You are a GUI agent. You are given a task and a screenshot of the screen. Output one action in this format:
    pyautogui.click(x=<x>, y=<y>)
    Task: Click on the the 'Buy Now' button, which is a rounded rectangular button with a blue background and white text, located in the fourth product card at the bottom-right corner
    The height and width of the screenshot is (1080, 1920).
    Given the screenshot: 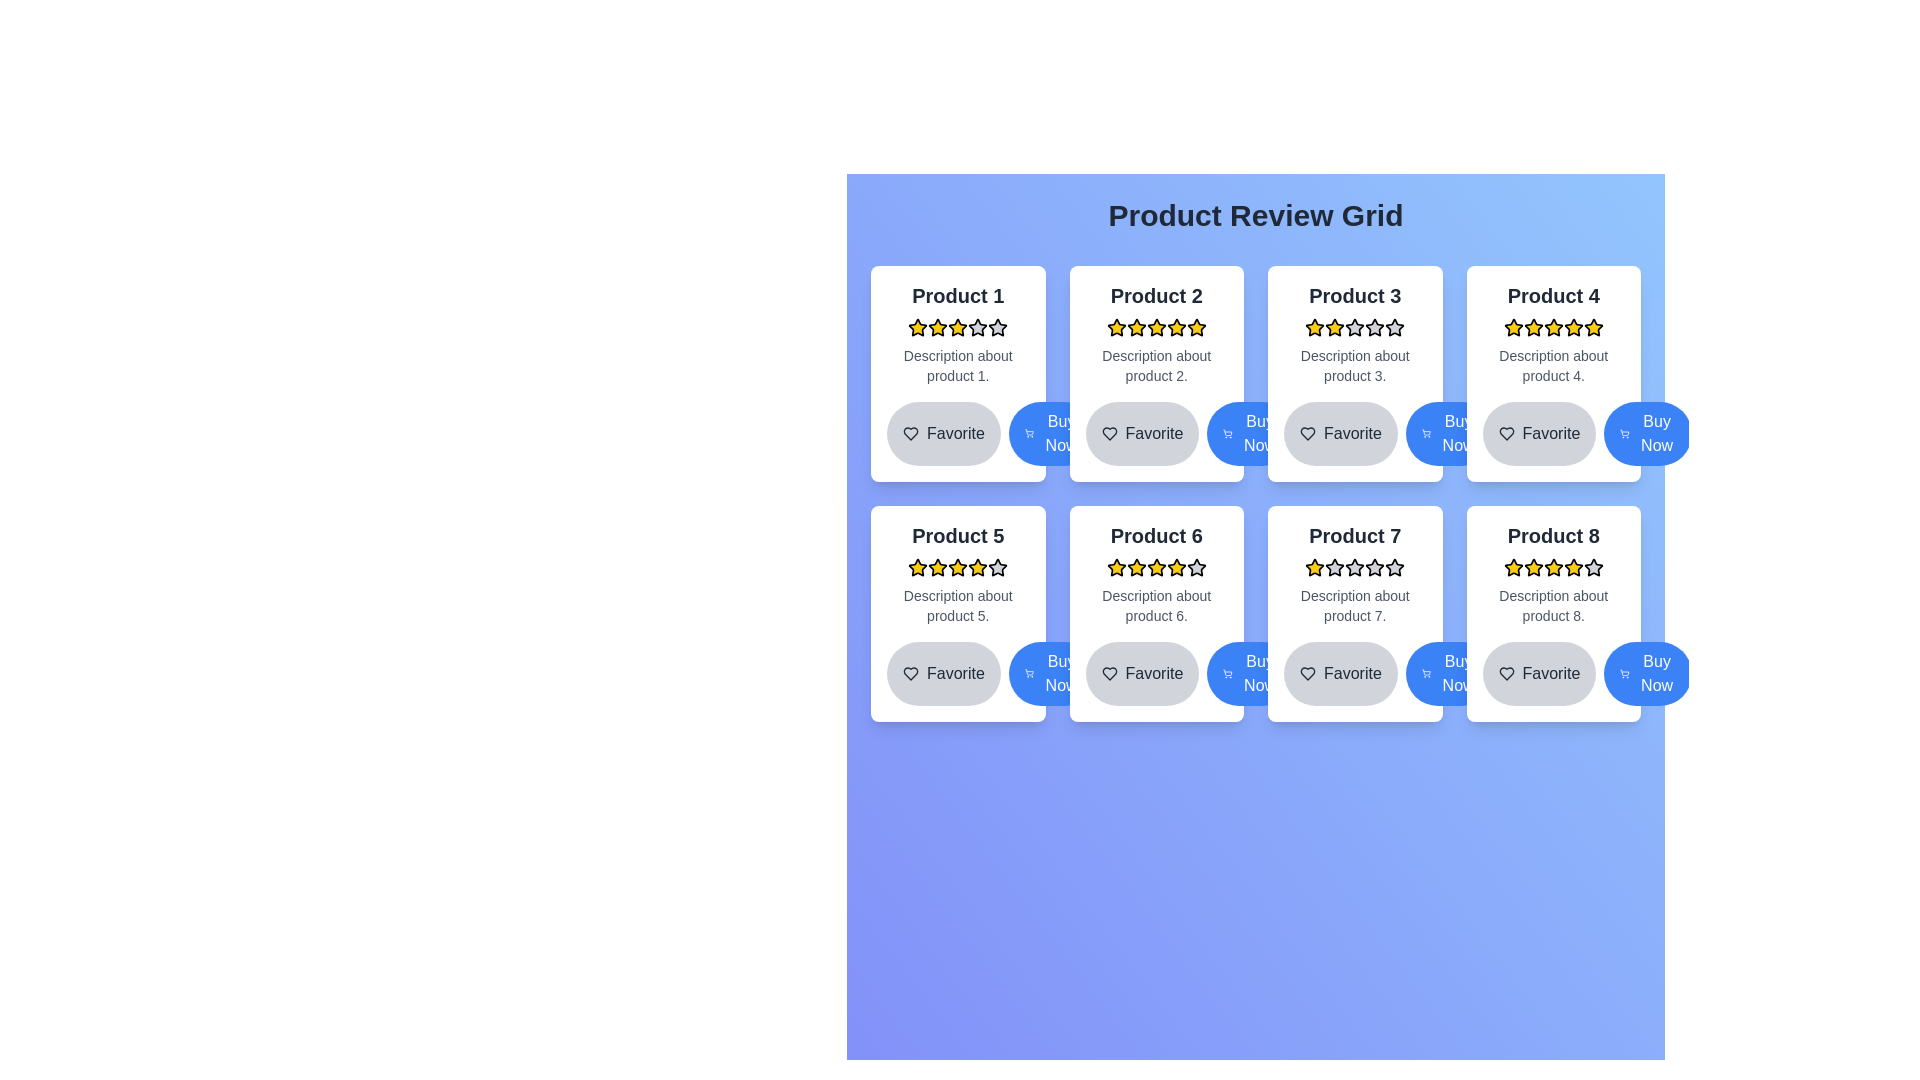 What is the action you would take?
    pyautogui.click(x=1648, y=433)
    